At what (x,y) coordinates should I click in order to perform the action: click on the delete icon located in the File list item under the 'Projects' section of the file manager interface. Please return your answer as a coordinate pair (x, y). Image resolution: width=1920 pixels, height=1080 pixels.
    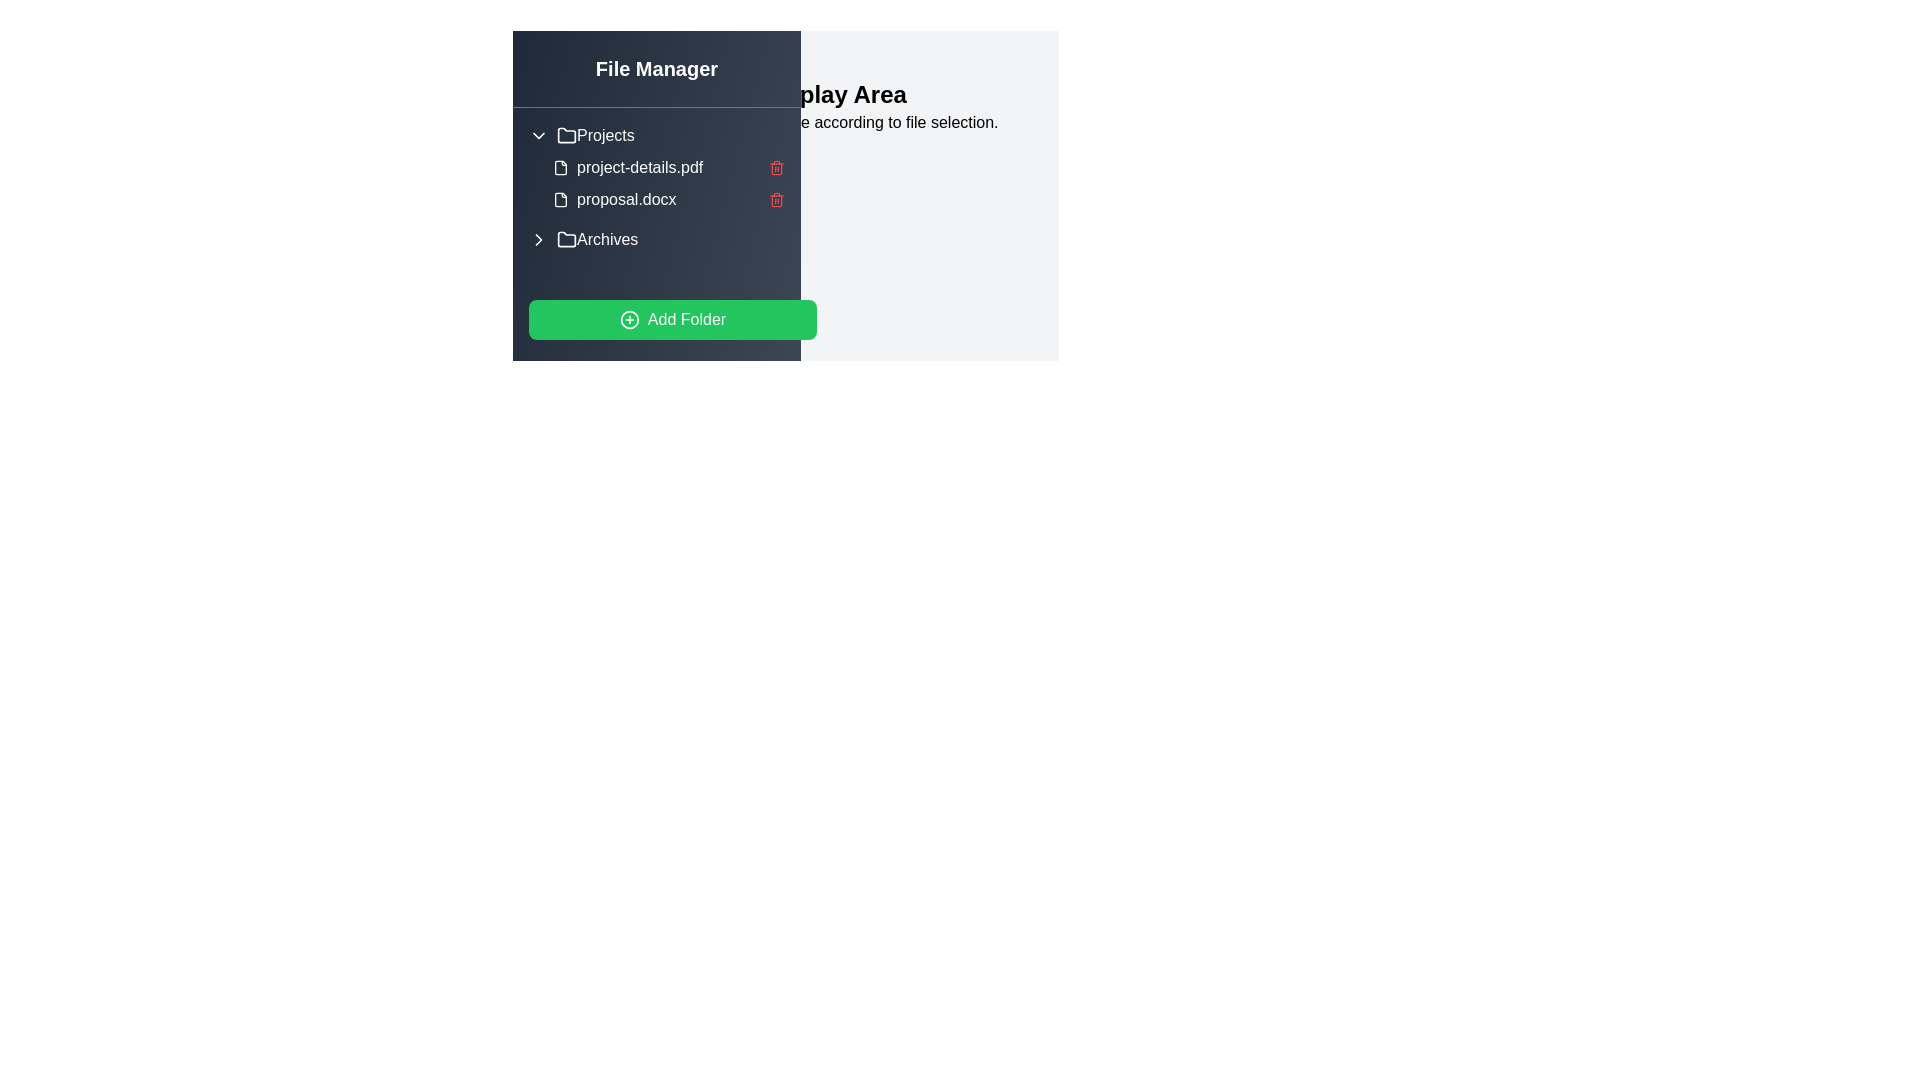
    Looking at the image, I should click on (668, 184).